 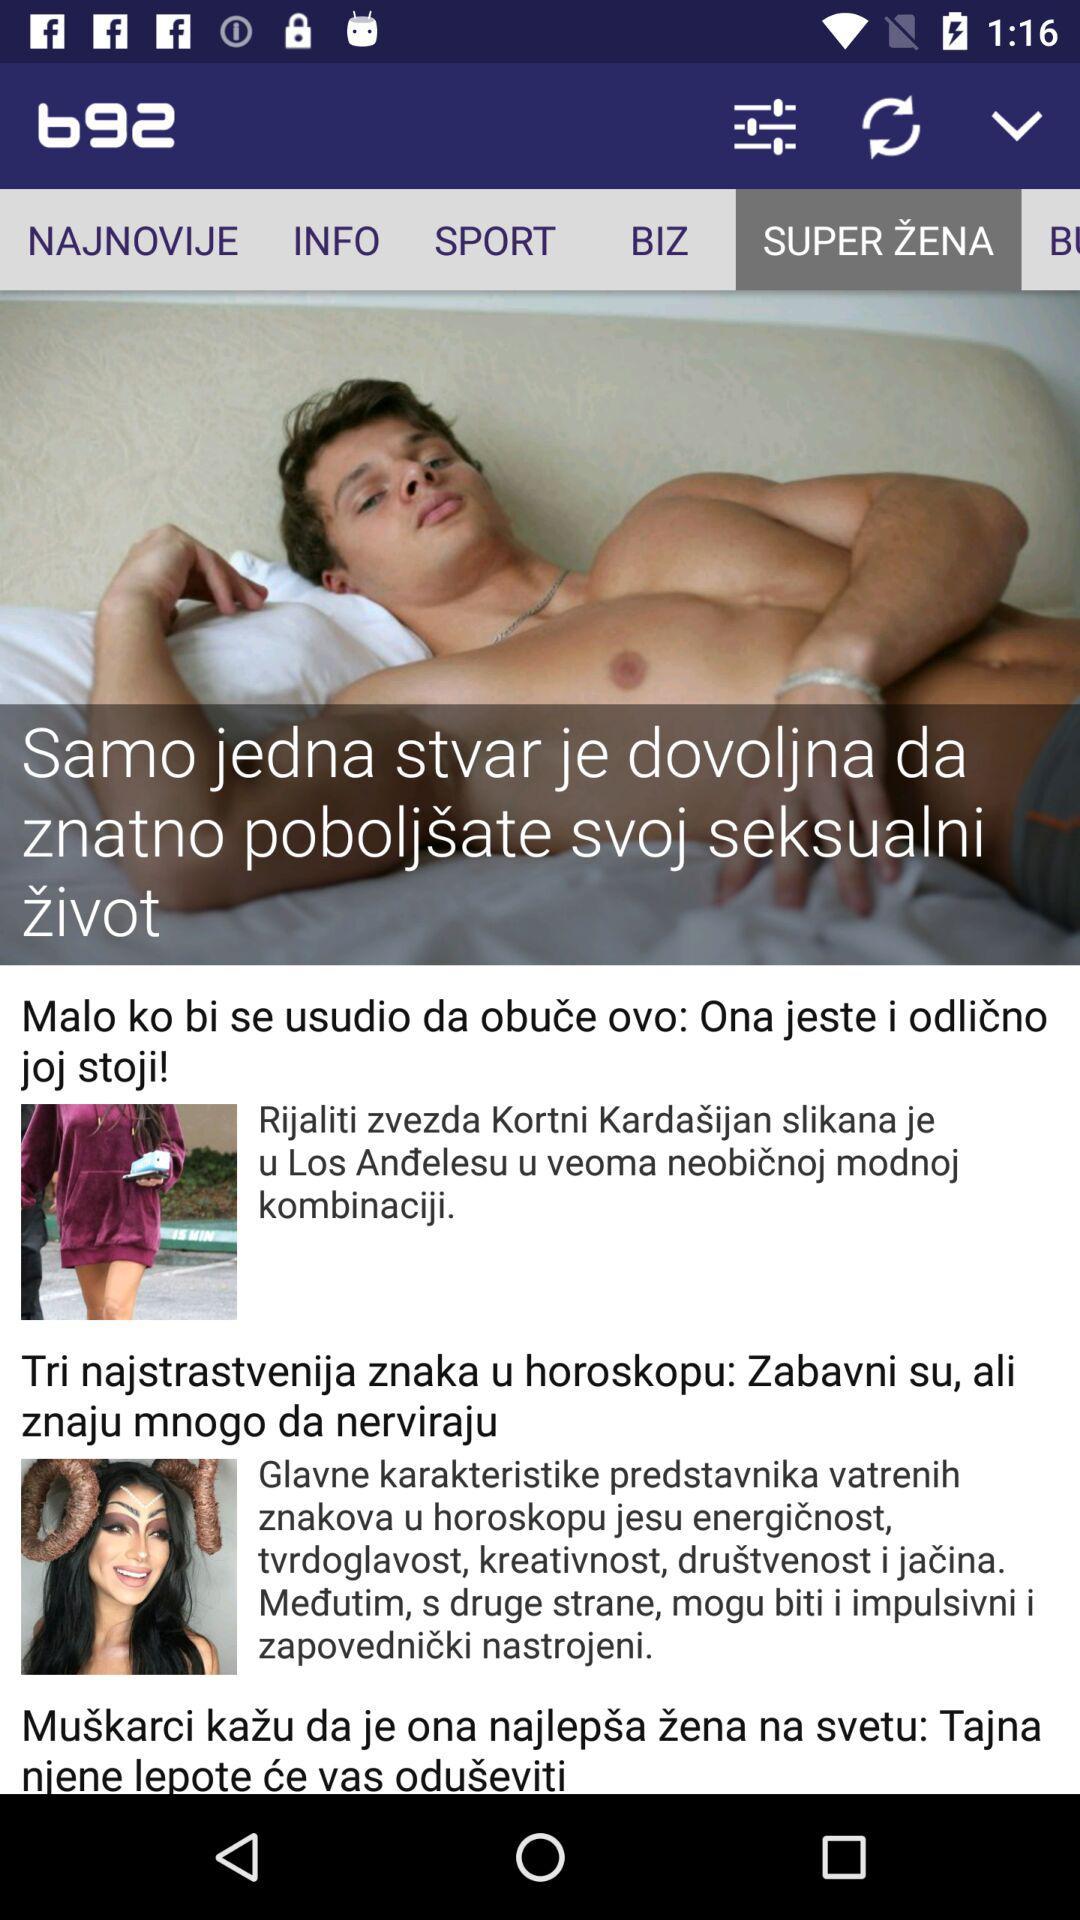 I want to click on icon above rijaliti zvezda kortni item, so click(x=540, y=1039).